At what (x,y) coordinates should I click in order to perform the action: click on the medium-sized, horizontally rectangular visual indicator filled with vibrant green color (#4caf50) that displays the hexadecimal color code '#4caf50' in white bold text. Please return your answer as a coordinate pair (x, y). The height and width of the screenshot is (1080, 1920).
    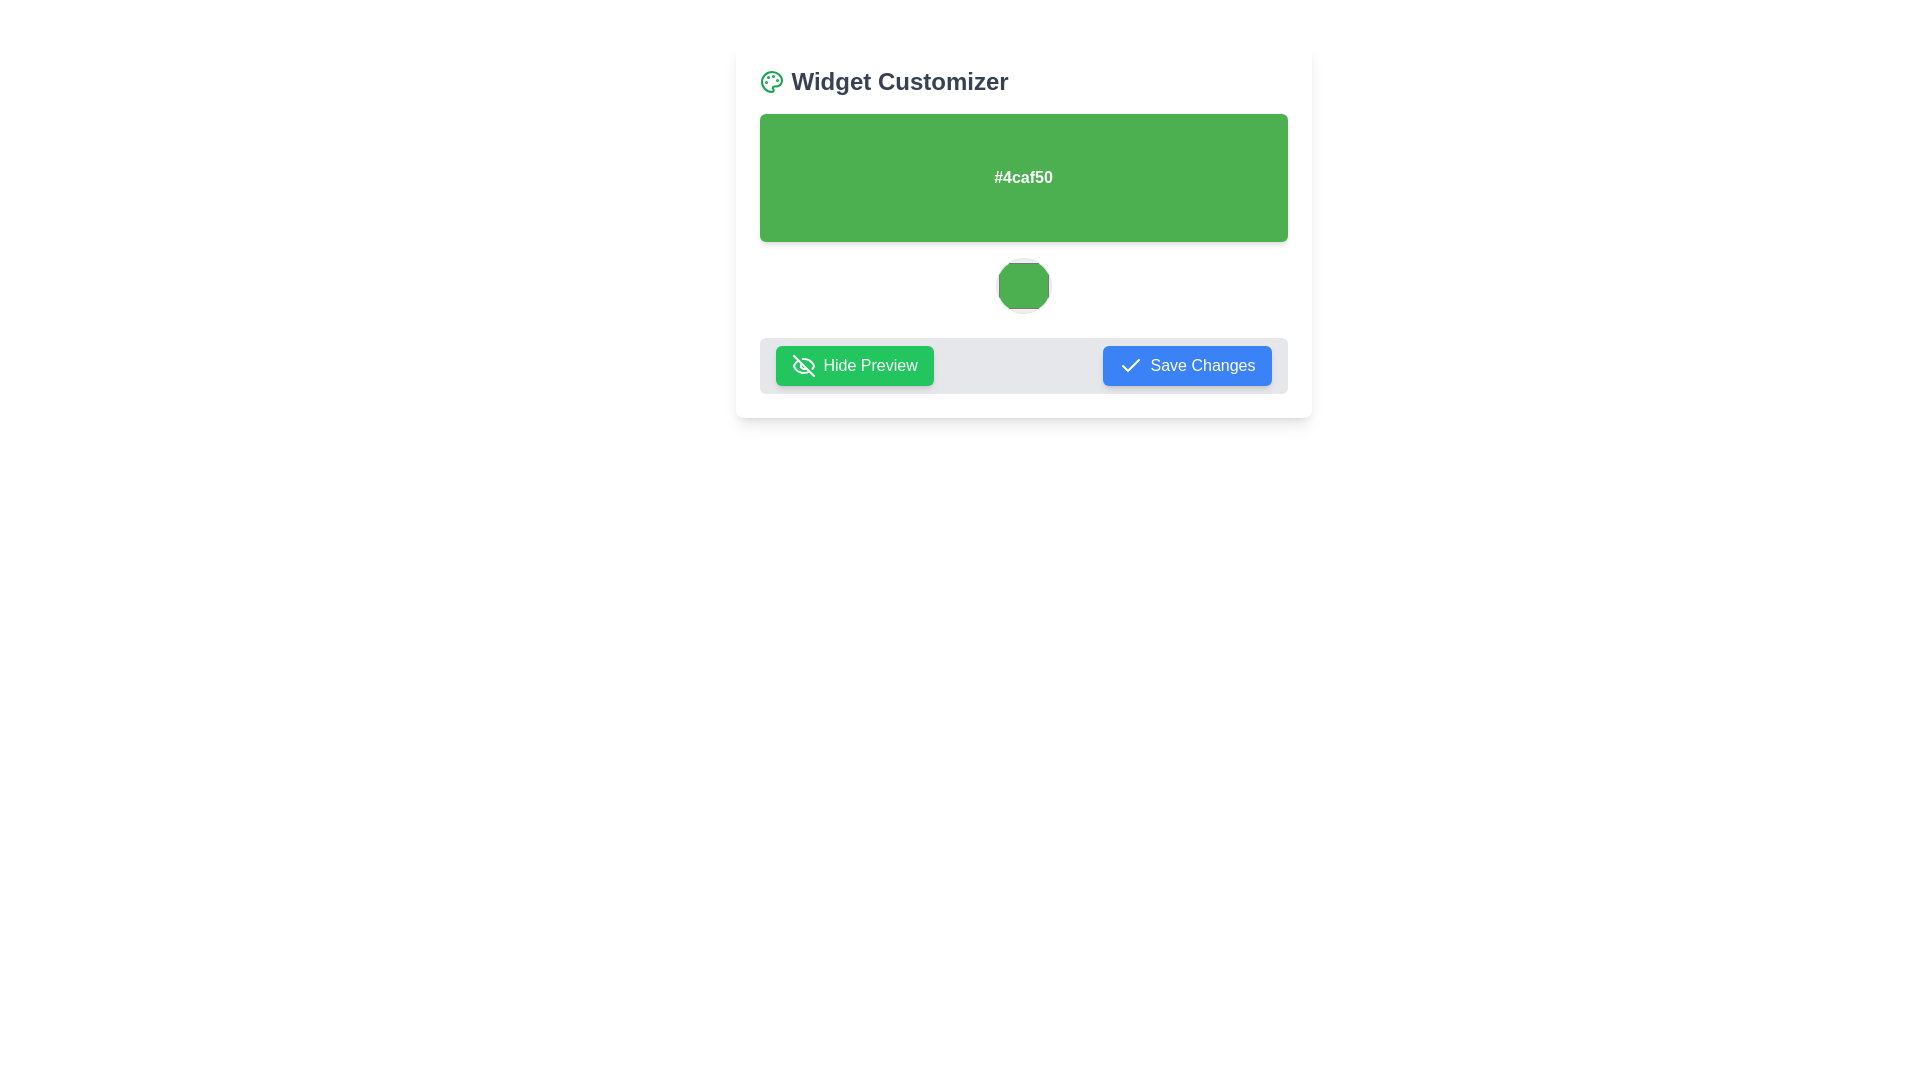
    Looking at the image, I should click on (1023, 176).